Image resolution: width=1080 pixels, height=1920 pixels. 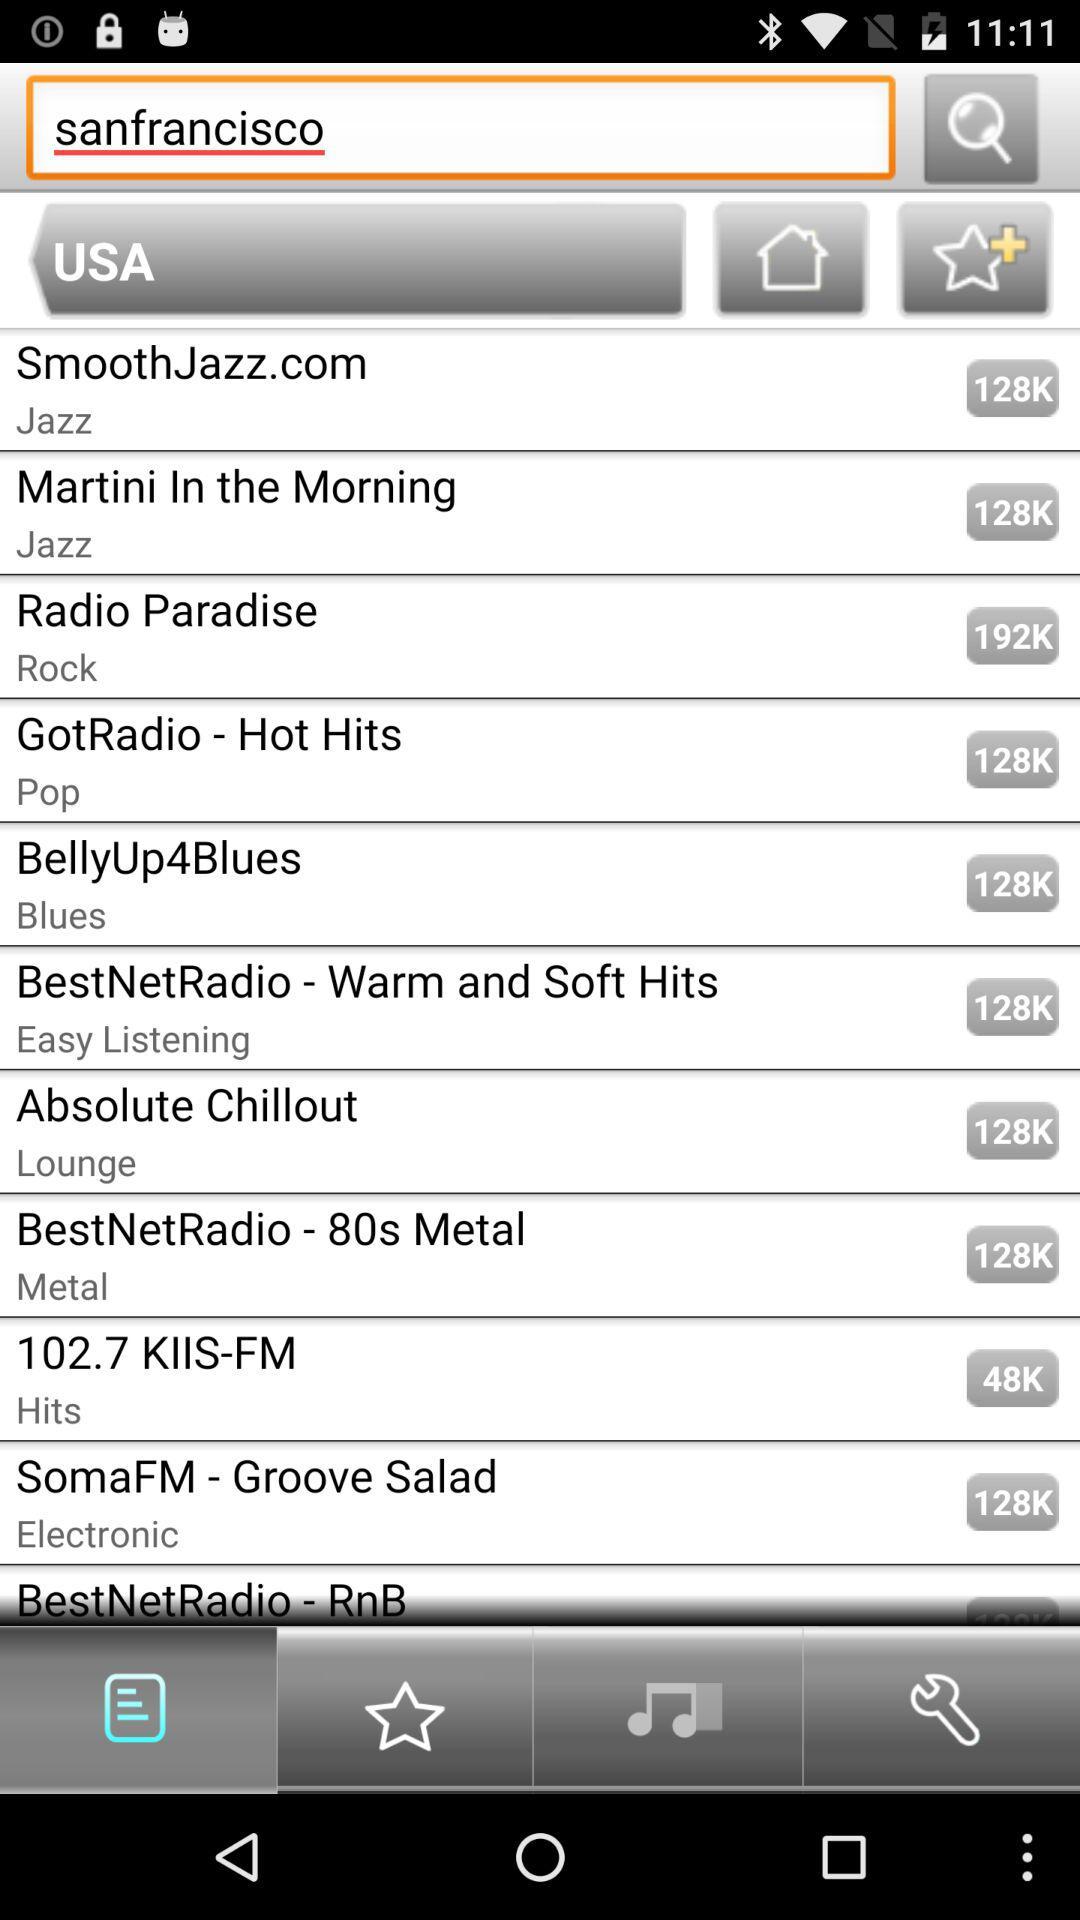 What do you see at coordinates (979, 126) in the screenshot?
I see `search item` at bounding box center [979, 126].